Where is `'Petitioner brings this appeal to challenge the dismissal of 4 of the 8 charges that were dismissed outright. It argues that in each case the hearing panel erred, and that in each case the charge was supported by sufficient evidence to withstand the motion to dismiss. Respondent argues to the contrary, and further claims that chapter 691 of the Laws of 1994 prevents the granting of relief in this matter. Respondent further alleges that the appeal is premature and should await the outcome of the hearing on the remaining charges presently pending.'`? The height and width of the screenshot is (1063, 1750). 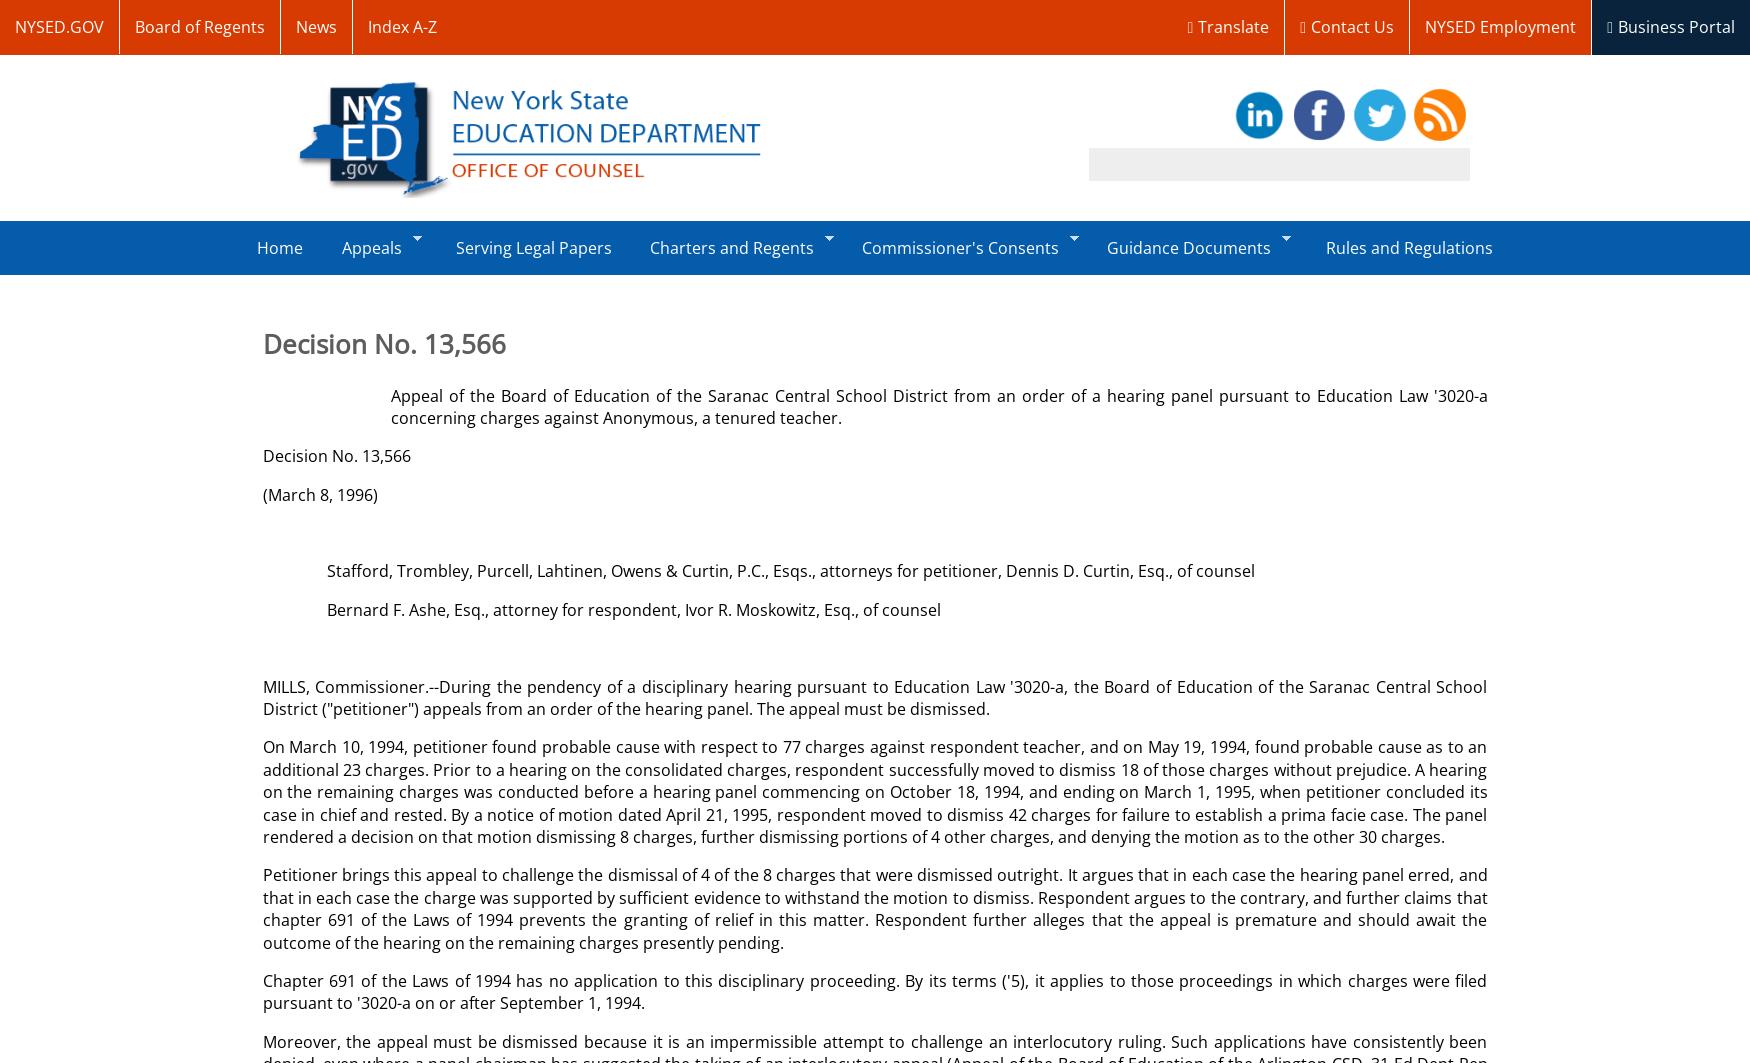
'Petitioner brings this appeal to challenge the dismissal of 4 of the 8 charges that were dismissed outright. It argues that in each case the hearing panel erred, and that in each case the charge was supported by sufficient evidence to withstand the motion to dismiss. Respondent argues to the contrary, and further claims that chapter 691 of the Laws of 1994 prevents the granting of relief in this matter. Respondent further alleges that the appeal is premature and should await the outcome of the hearing on the remaining charges presently pending.' is located at coordinates (874, 907).